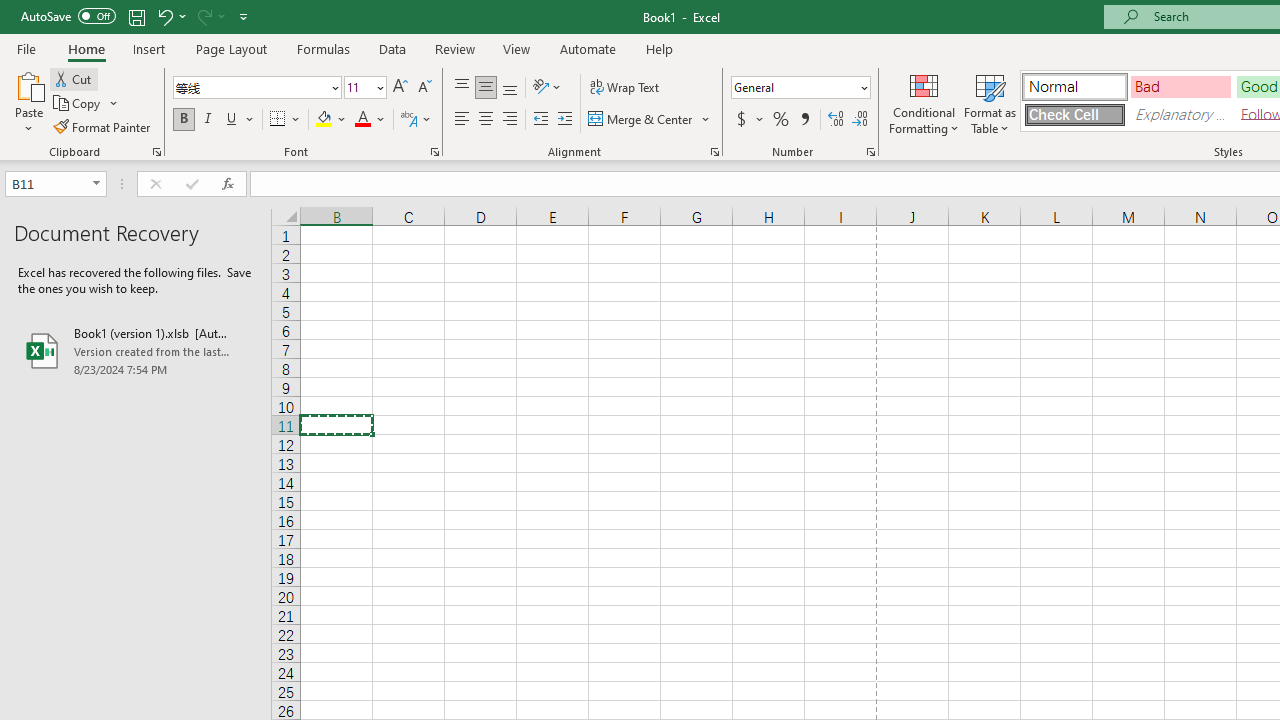 The height and width of the screenshot is (720, 1280). What do you see at coordinates (362, 119) in the screenshot?
I see `'Font Color RGB(255, 0, 0)'` at bounding box center [362, 119].